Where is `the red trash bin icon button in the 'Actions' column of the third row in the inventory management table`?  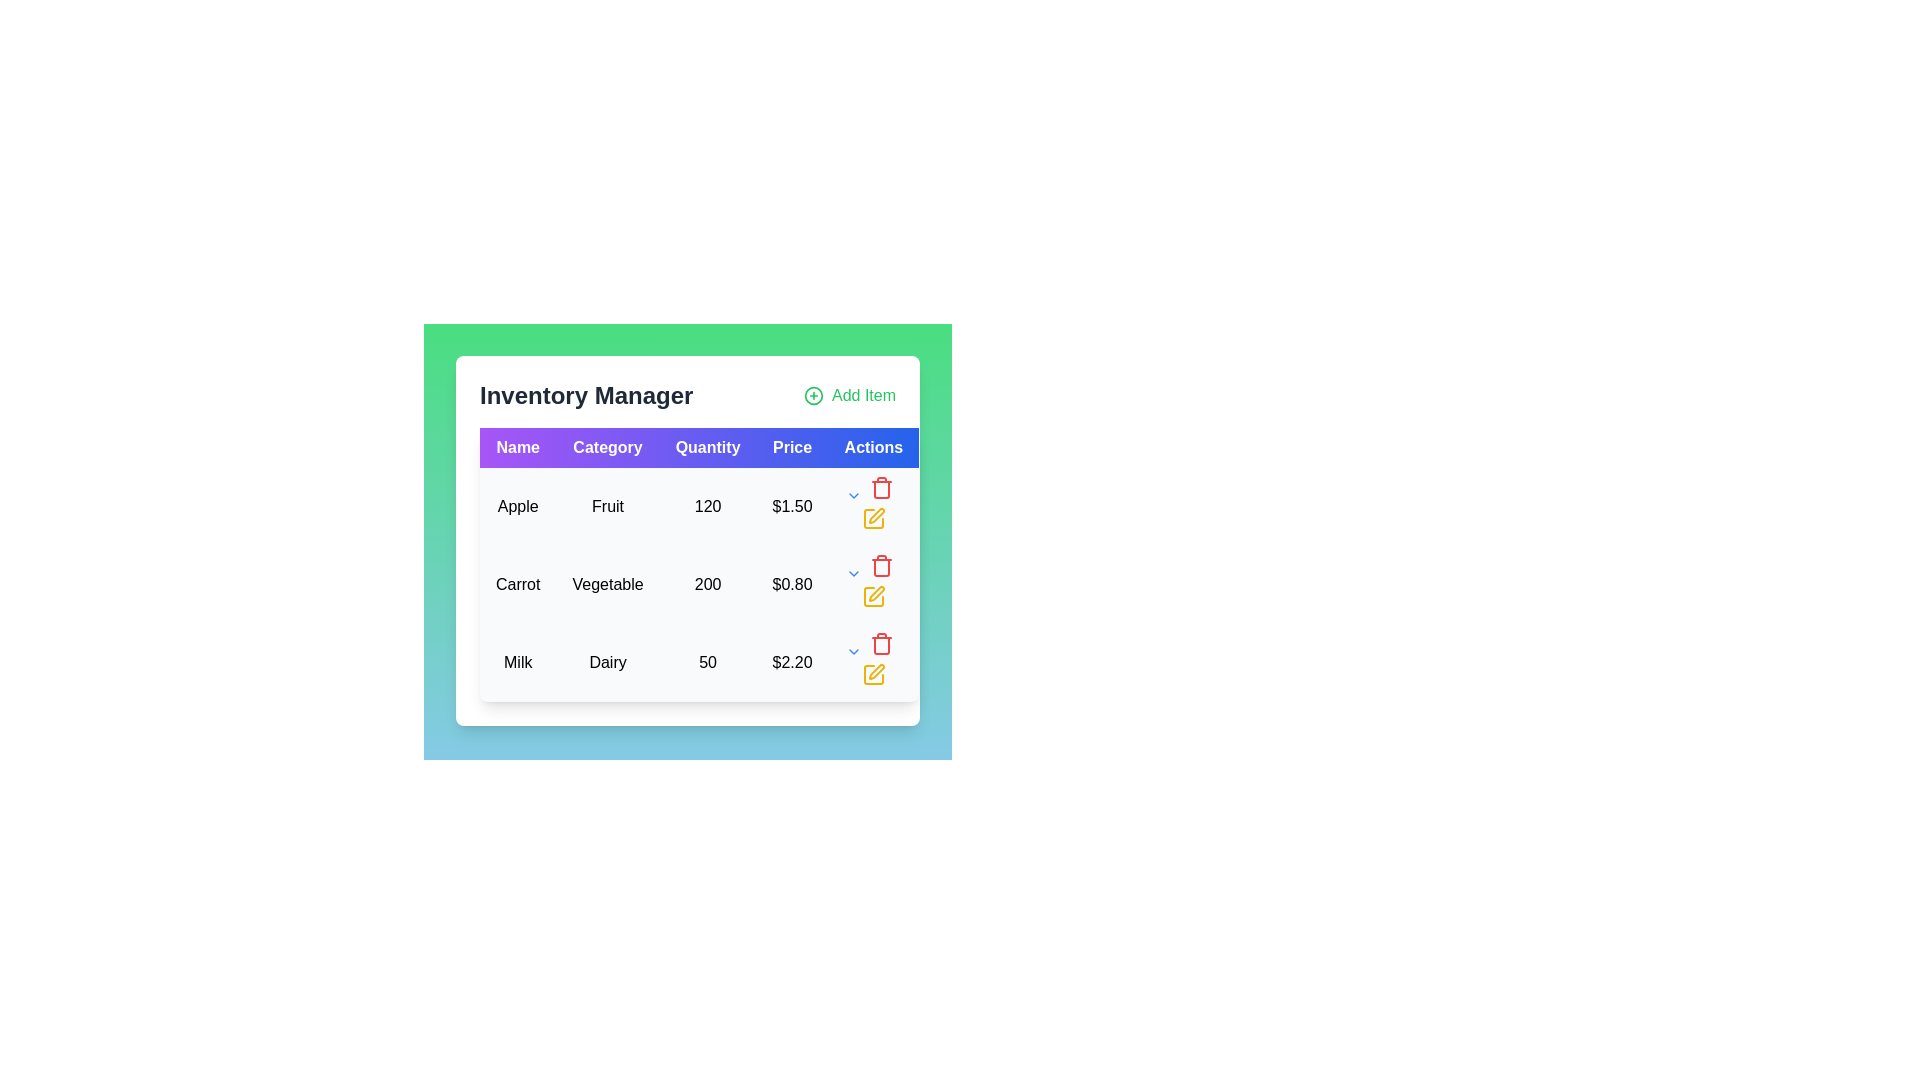 the red trash bin icon button in the 'Actions' column of the third row in the inventory management table is located at coordinates (880, 488).